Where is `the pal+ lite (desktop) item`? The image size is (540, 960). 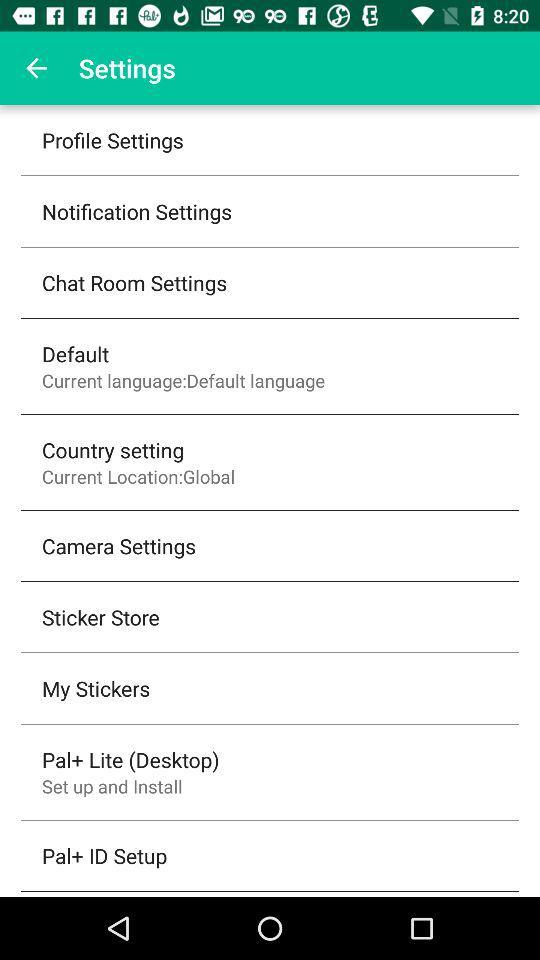
the pal+ lite (desktop) item is located at coordinates (130, 758).